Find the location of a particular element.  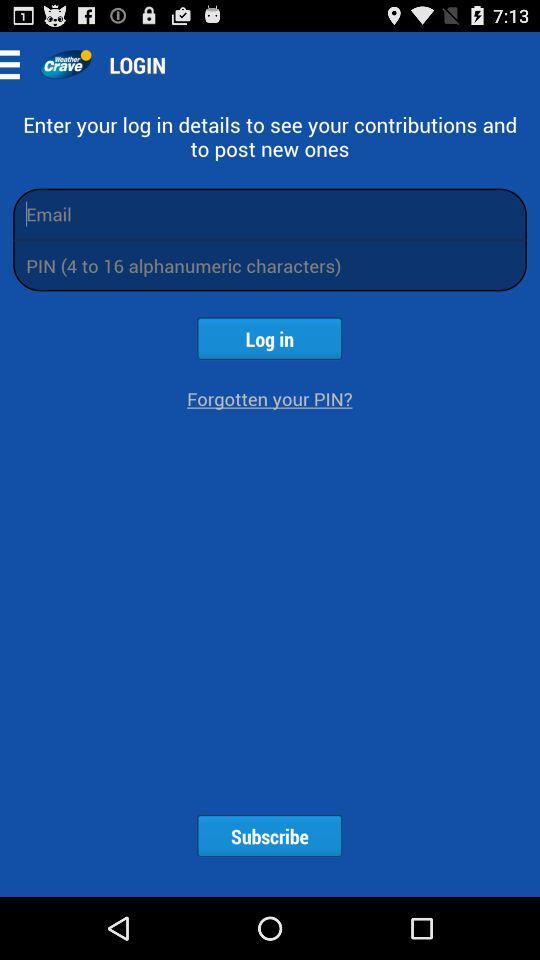

input your email is located at coordinates (270, 213).